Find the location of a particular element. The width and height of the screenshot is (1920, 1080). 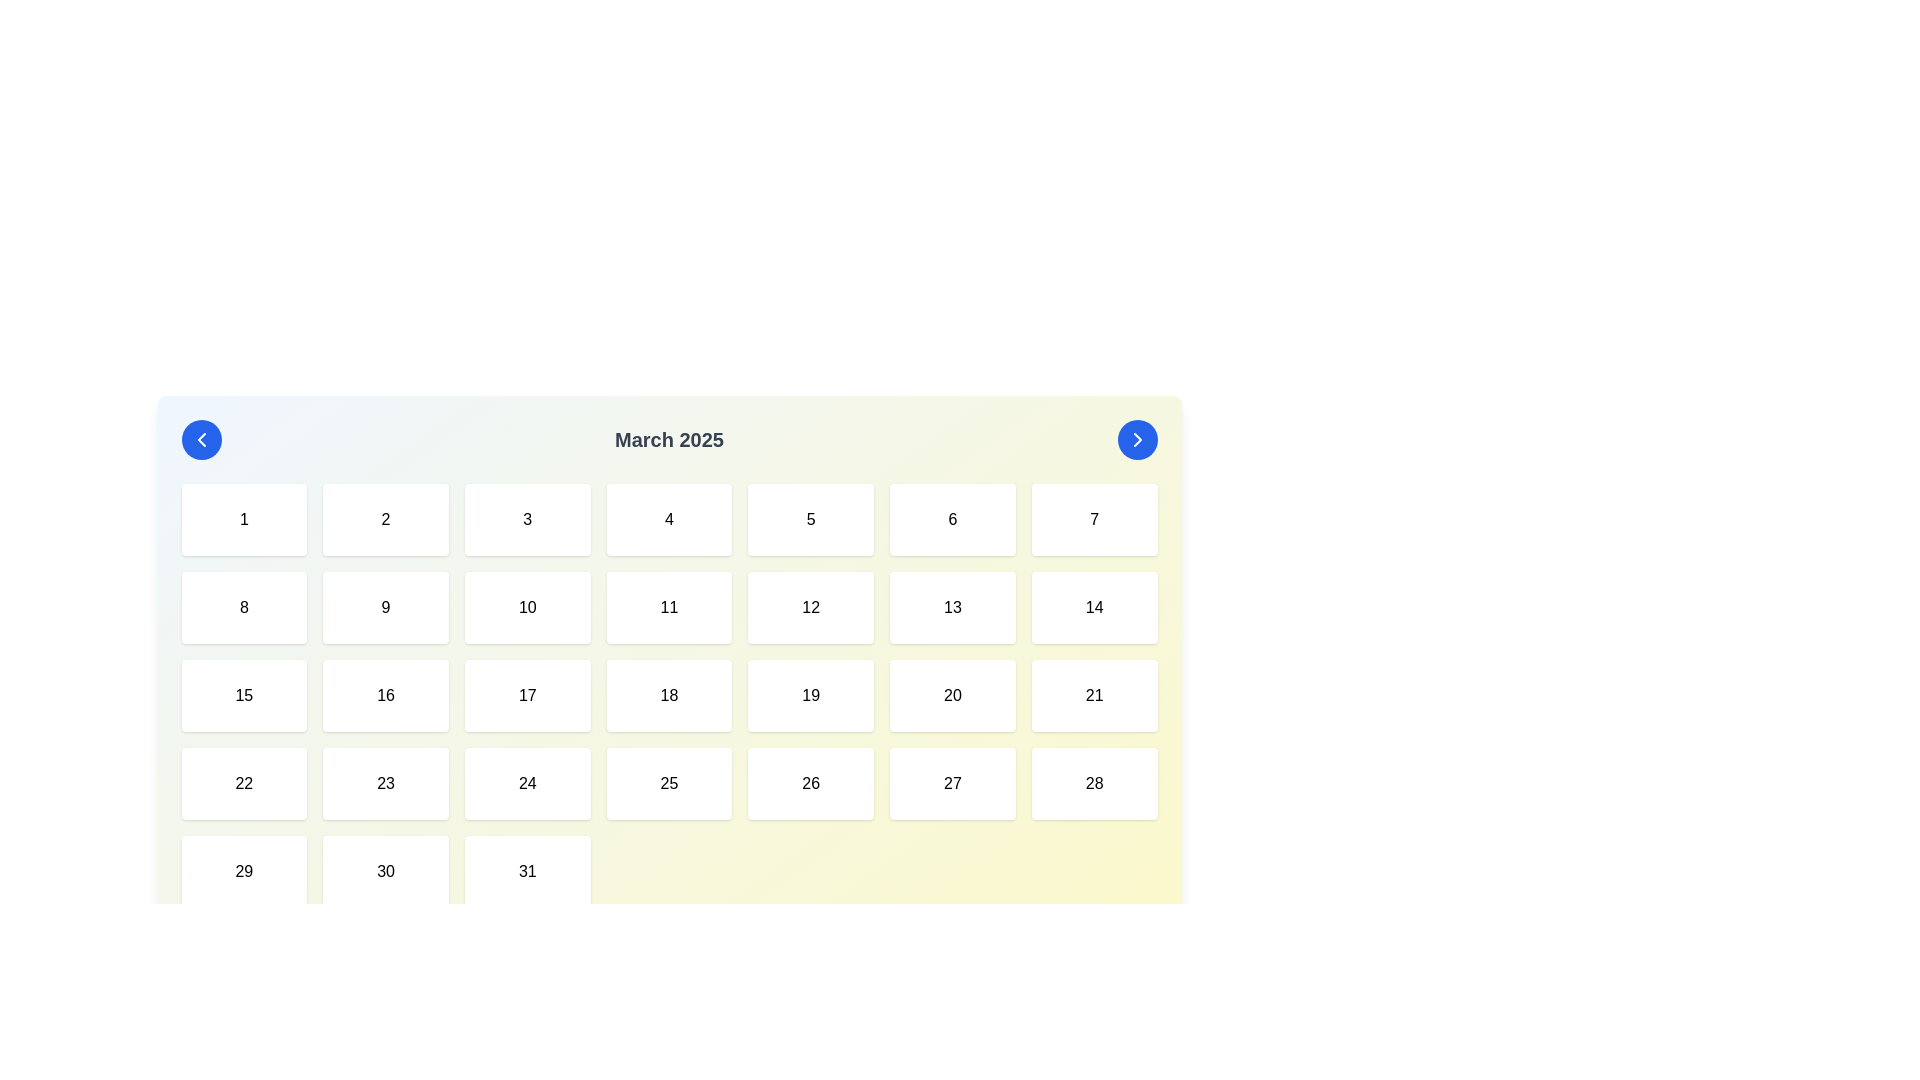

the interactive calendar date element representing the date '3' is located at coordinates (527, 519).